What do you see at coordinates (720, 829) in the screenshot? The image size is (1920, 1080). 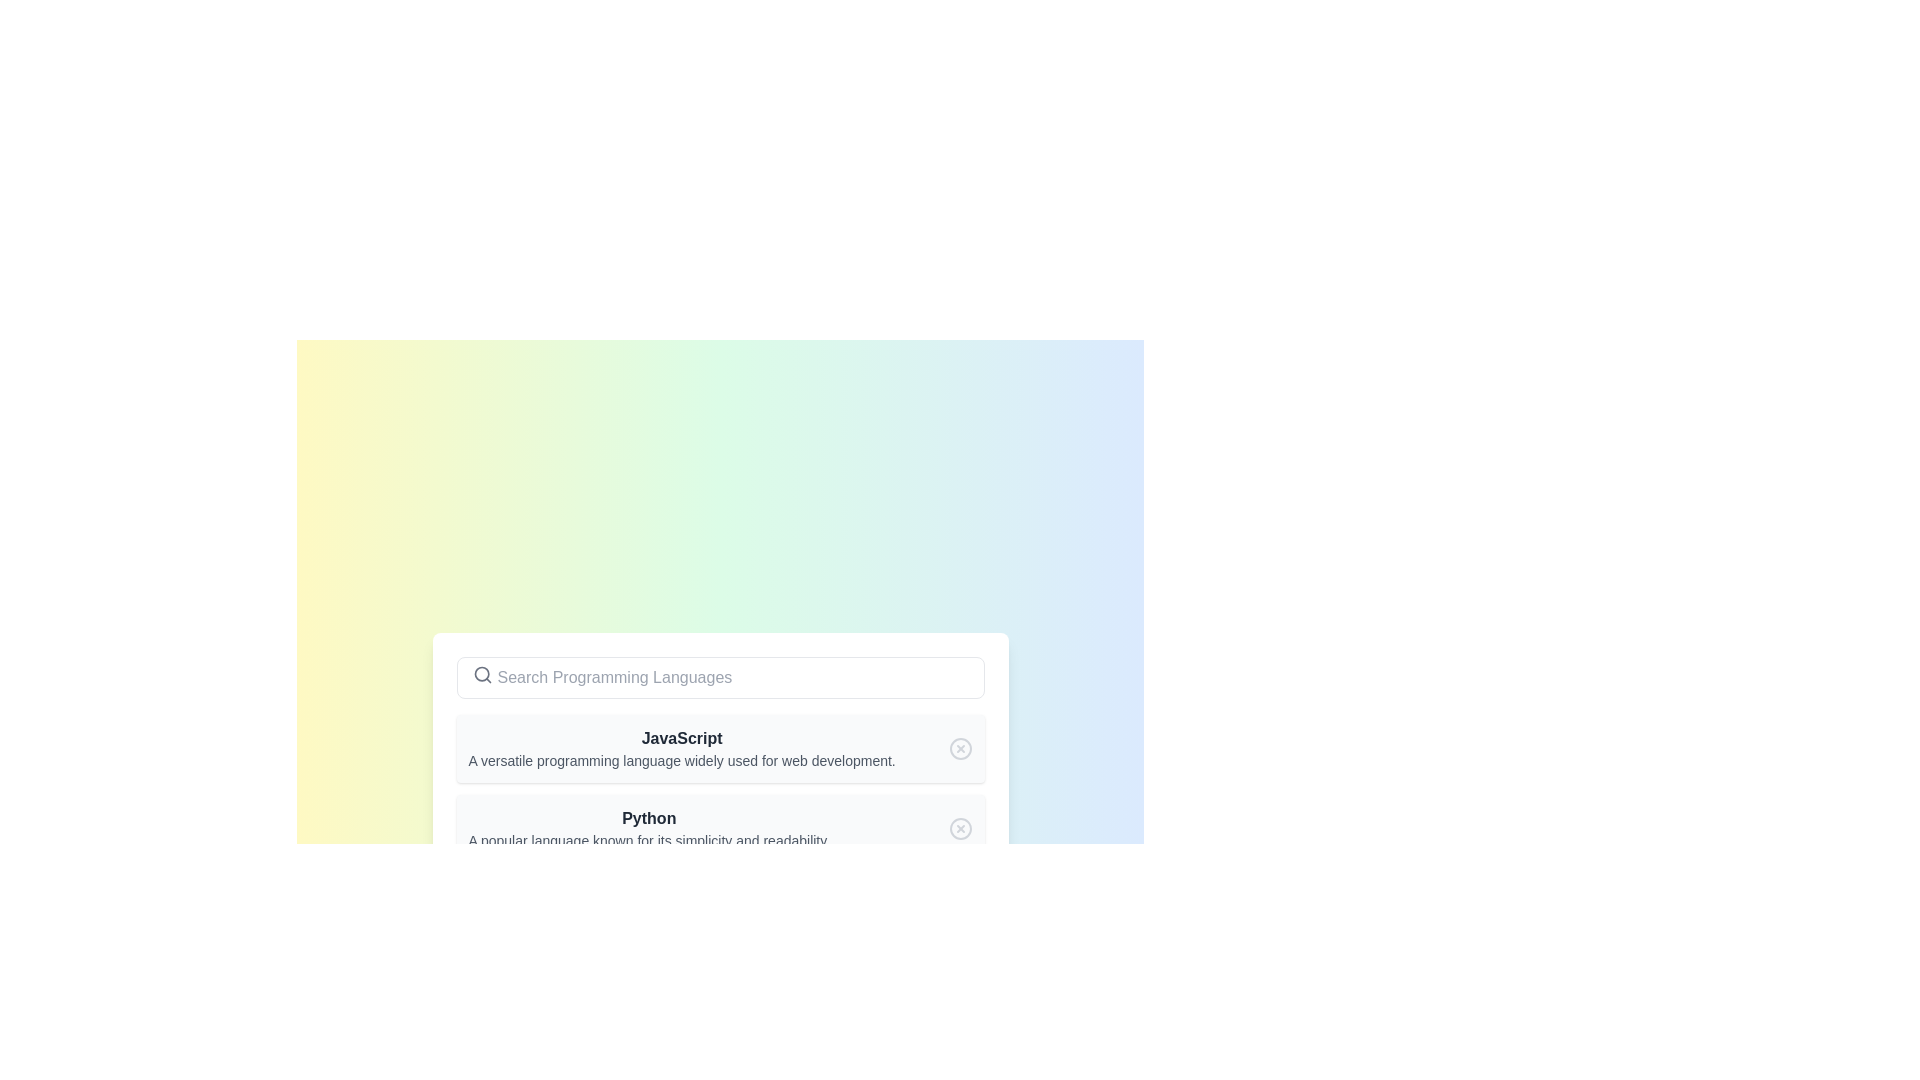 I see `the second list item component displaying information about Python programming language` at bounding box center [720, 829].